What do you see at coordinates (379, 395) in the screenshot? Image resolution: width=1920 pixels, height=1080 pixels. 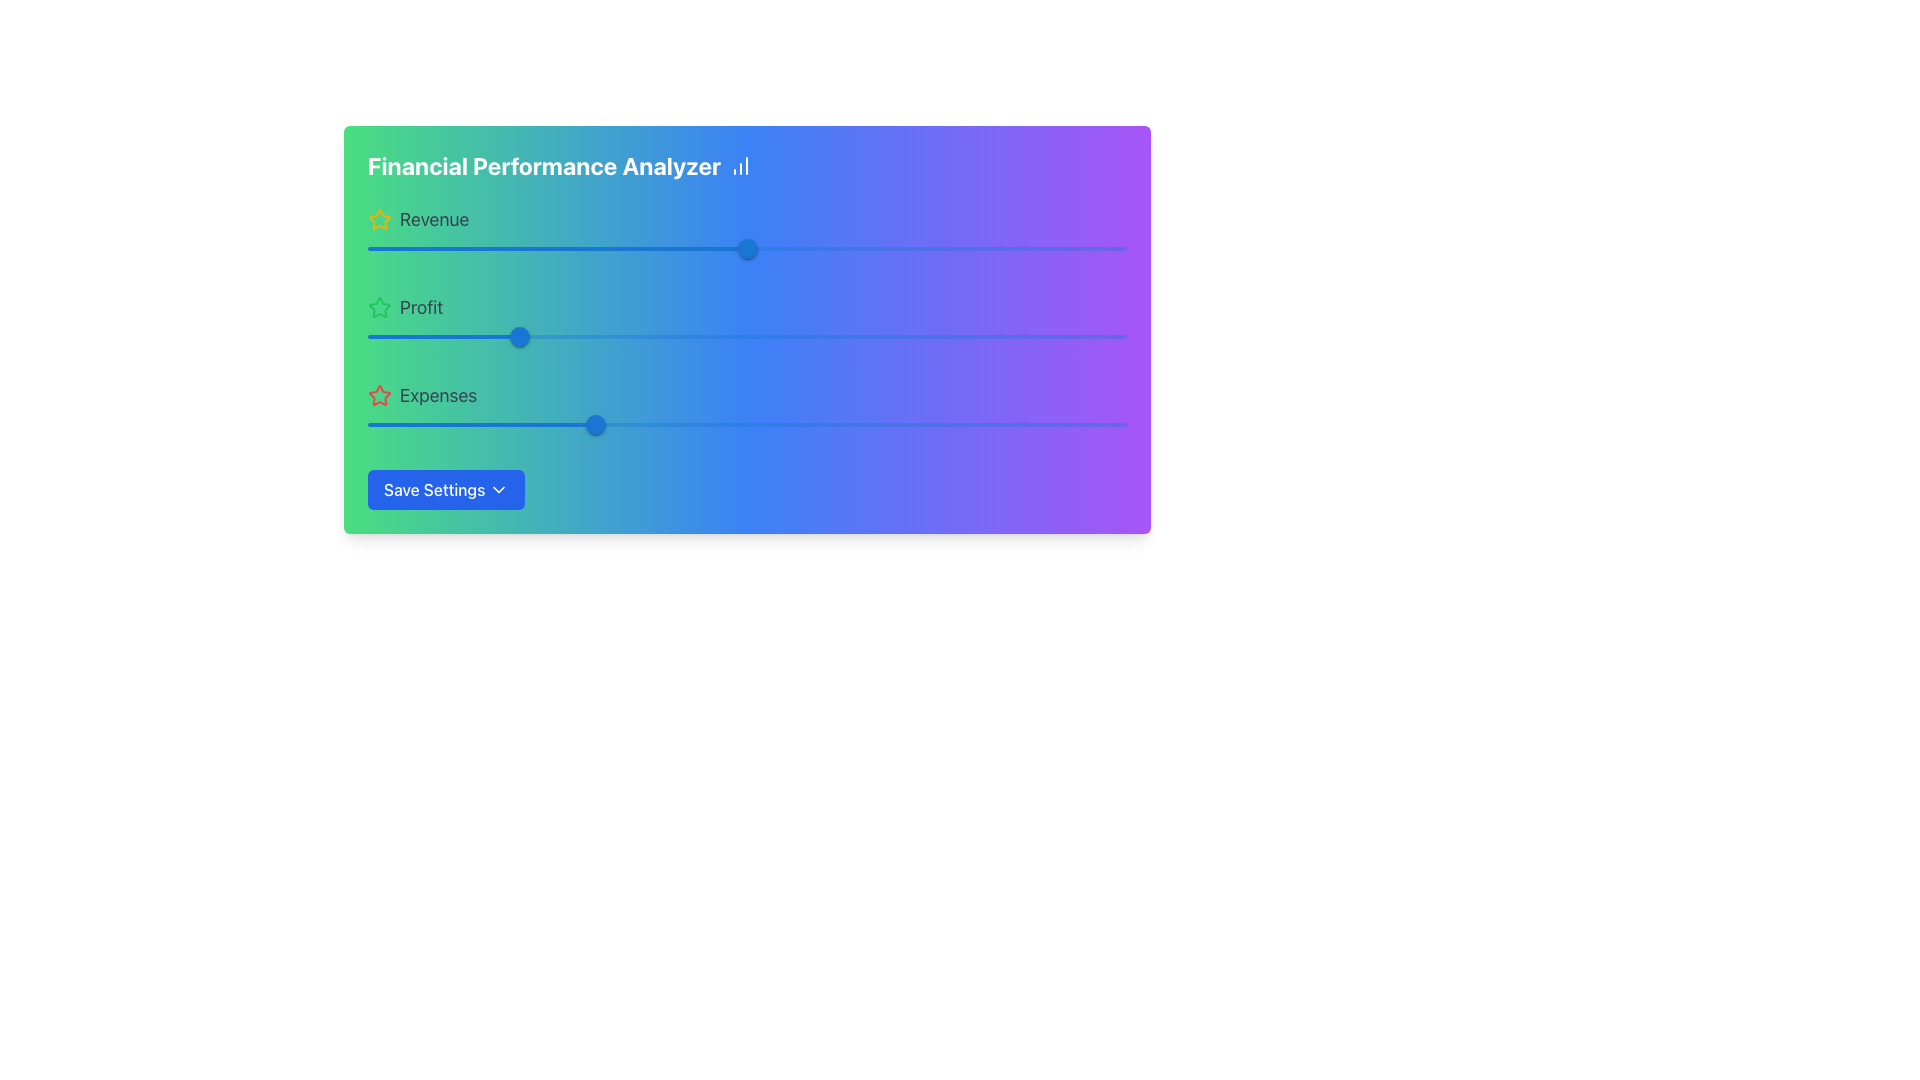 I see `the red star icon located in the 'Expenses' row, positioned to the left of the slider control, which is the third icon in the sequence of similar icons` at bounding box center [379, 395].